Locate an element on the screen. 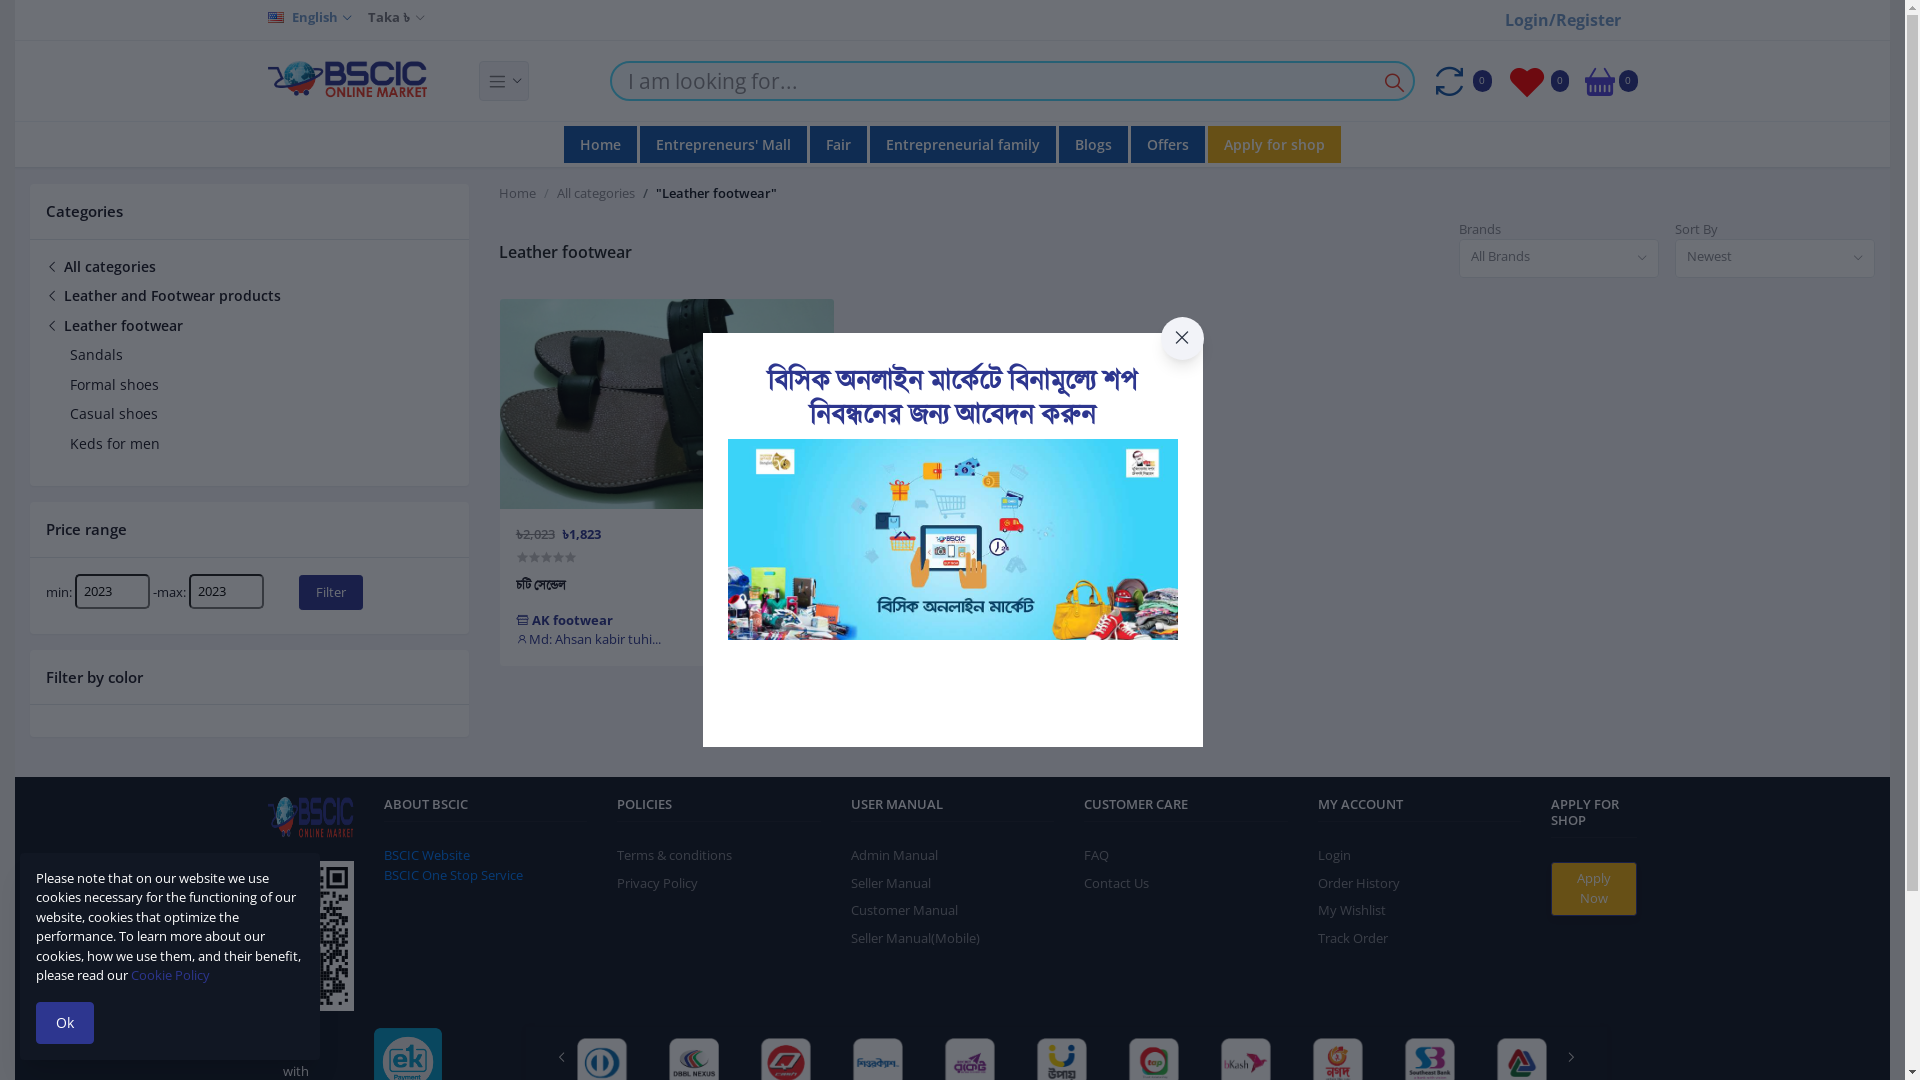 This screenshot has height=1080, width=1920. 'BSCIC One Stop Service' is located at coordinates (452, 874).